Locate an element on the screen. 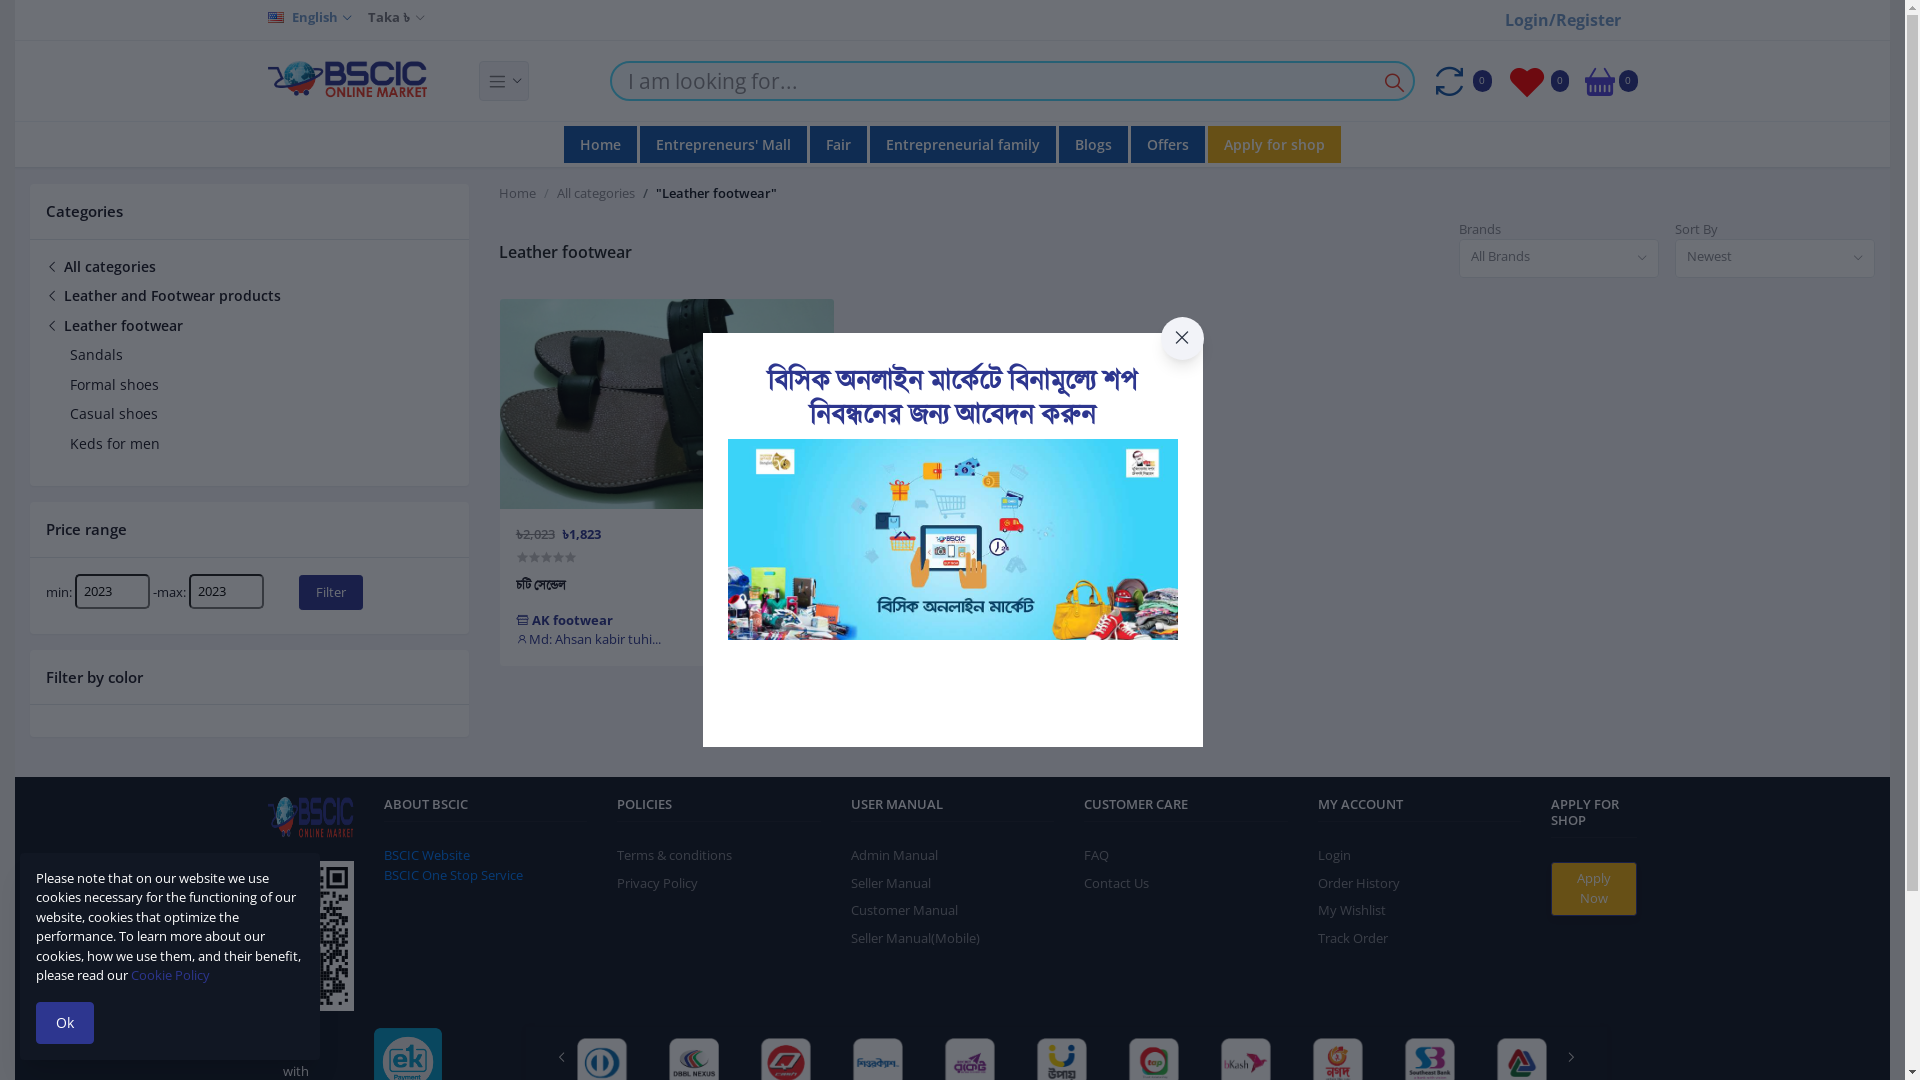 This screenshot has height=1080, width=1920. 'BSCIC One Stop Service' is located at coordinates (452, 874).